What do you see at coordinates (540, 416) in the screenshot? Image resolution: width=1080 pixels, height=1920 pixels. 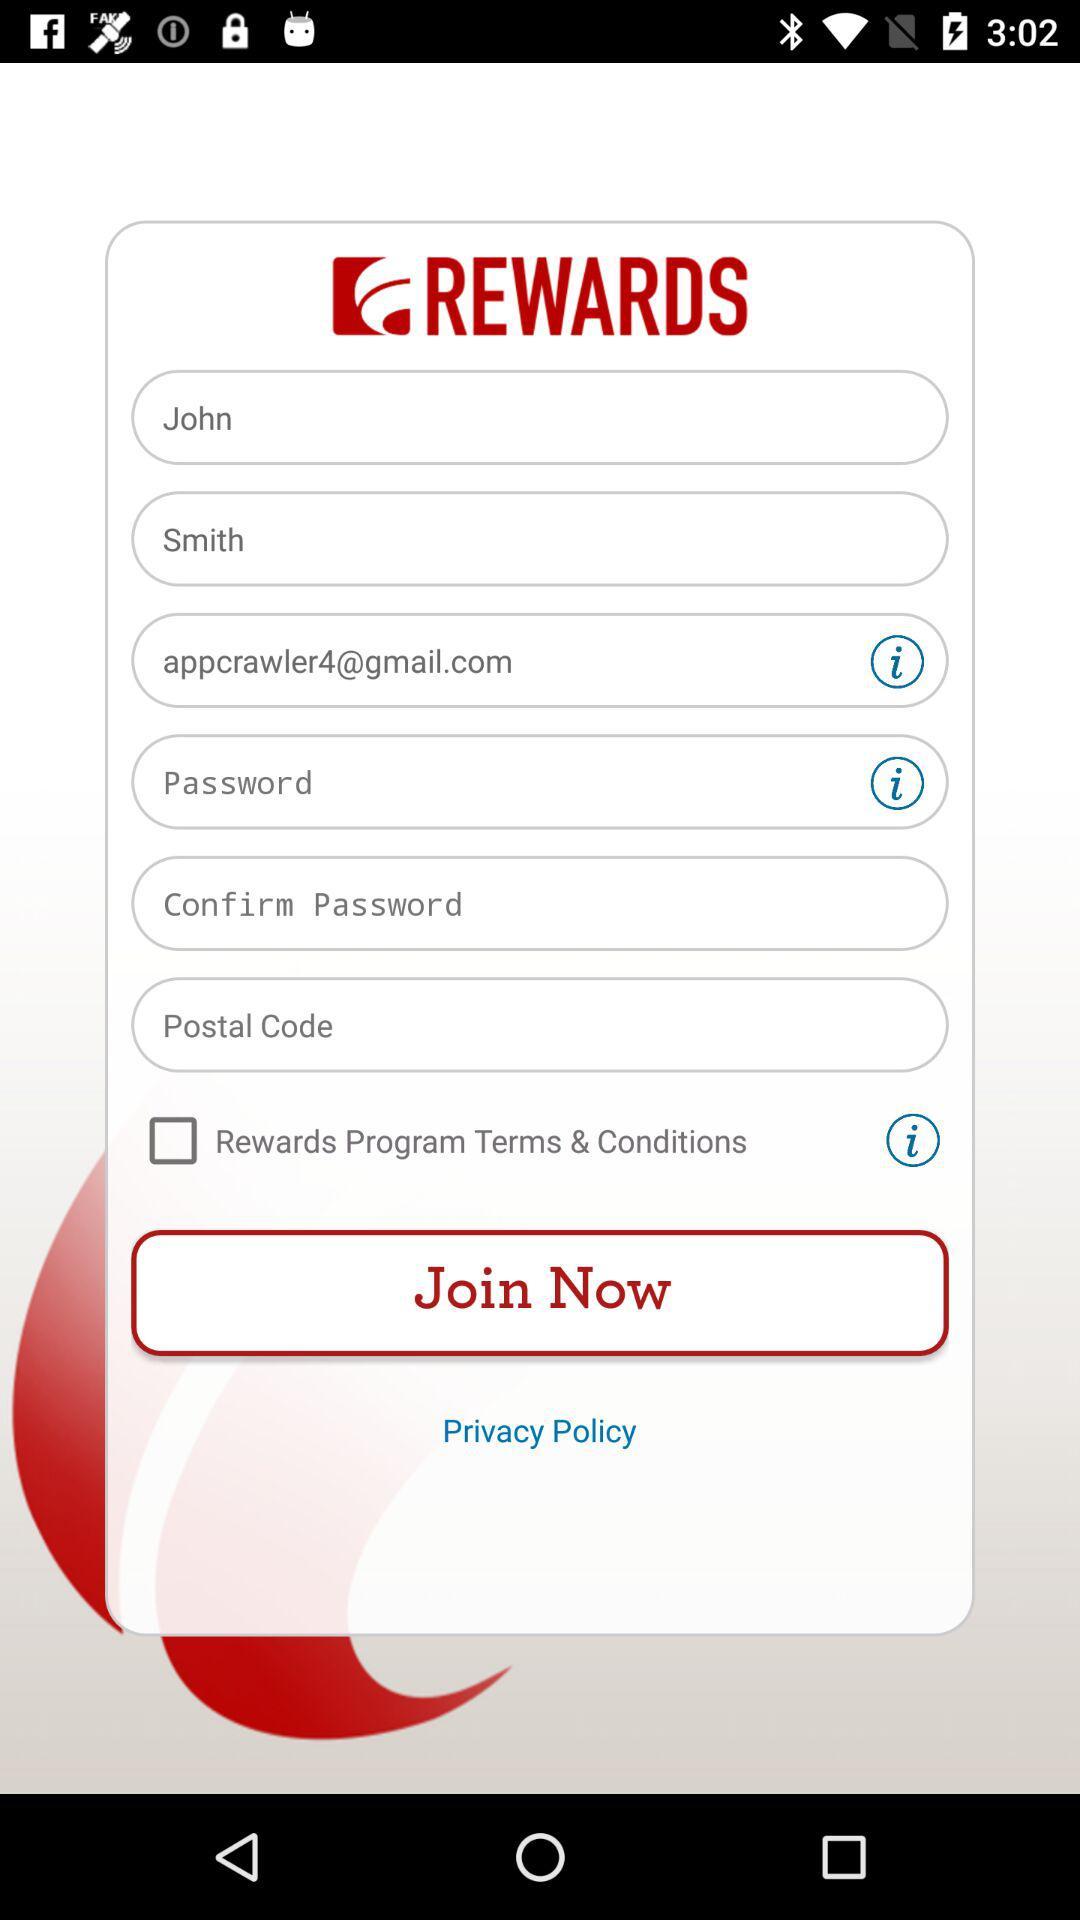 I see `the item above the smith` at bounding box center [540, 416].